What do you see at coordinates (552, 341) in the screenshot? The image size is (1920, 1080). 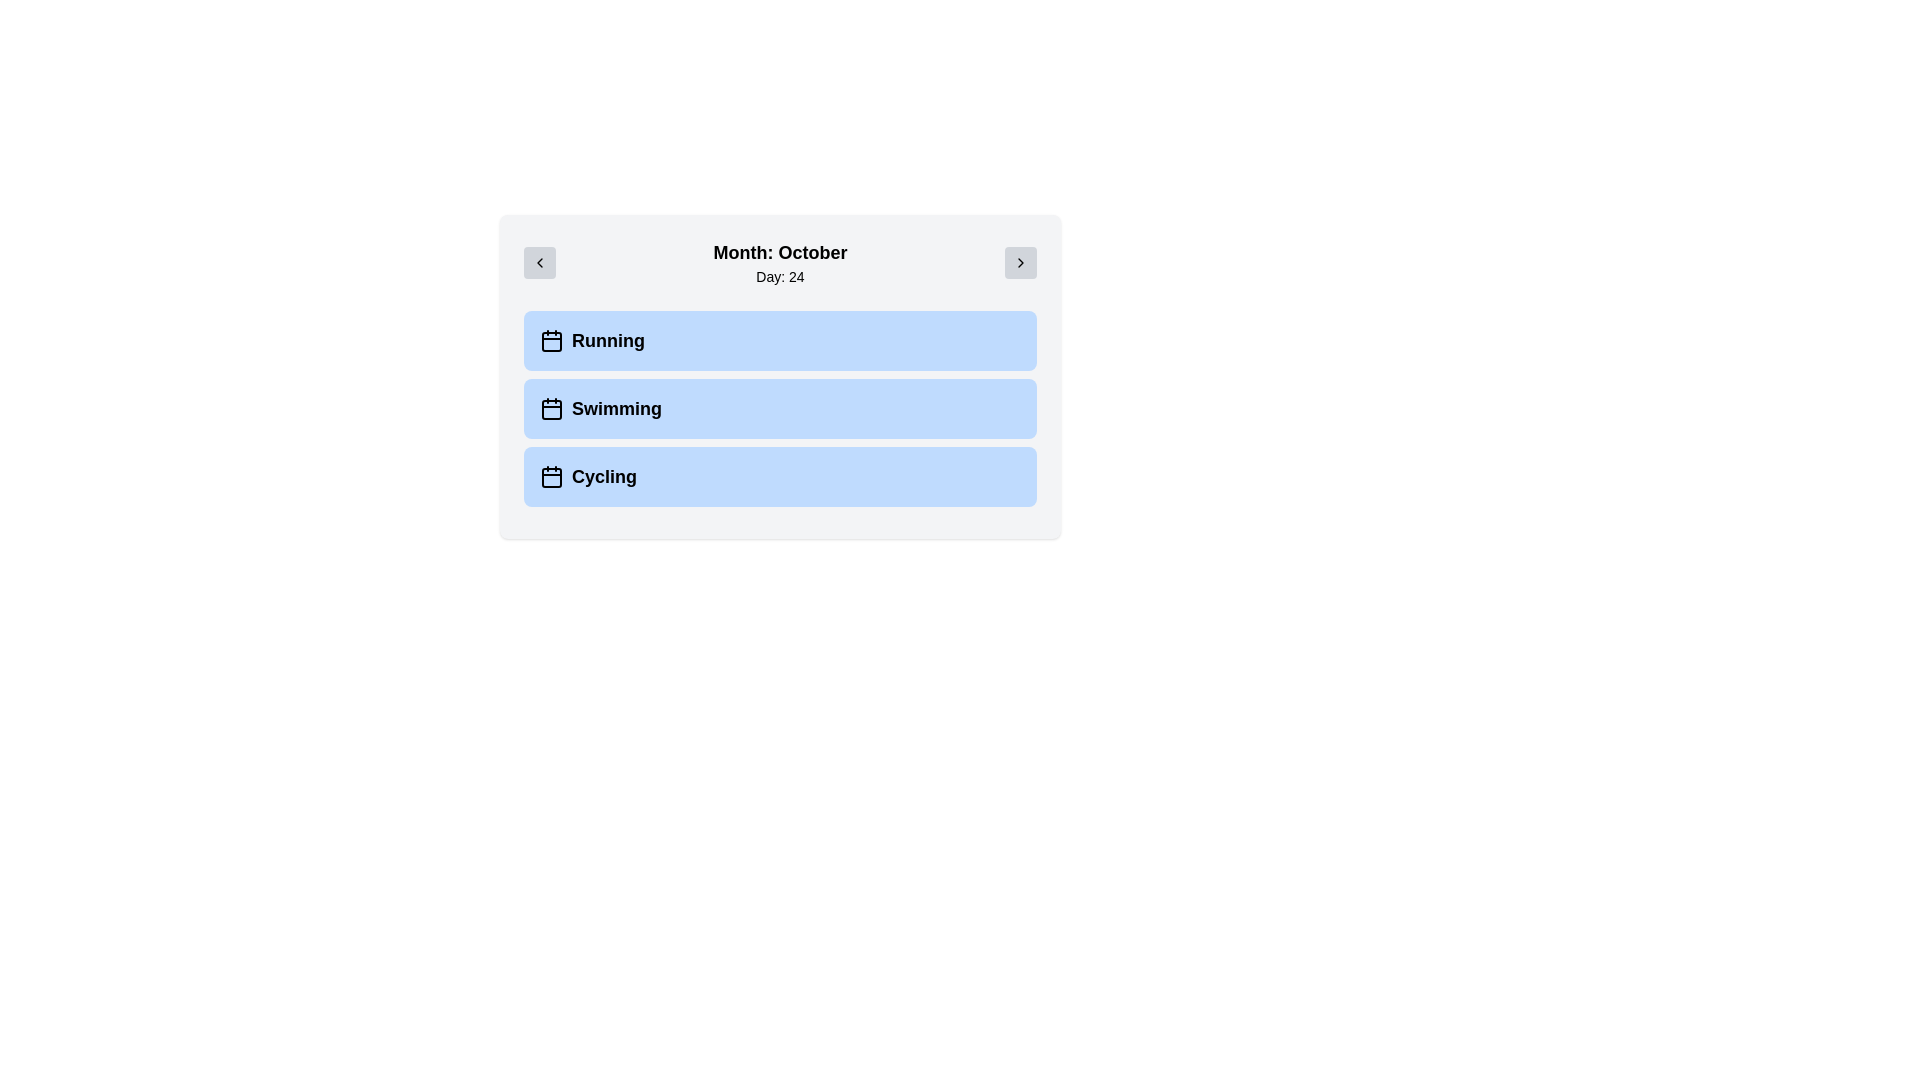 I see `the SVG rectangle that represents a day or event within the calendar icon by clicking on it to trigger related actions` at bounding box center [552, 341].